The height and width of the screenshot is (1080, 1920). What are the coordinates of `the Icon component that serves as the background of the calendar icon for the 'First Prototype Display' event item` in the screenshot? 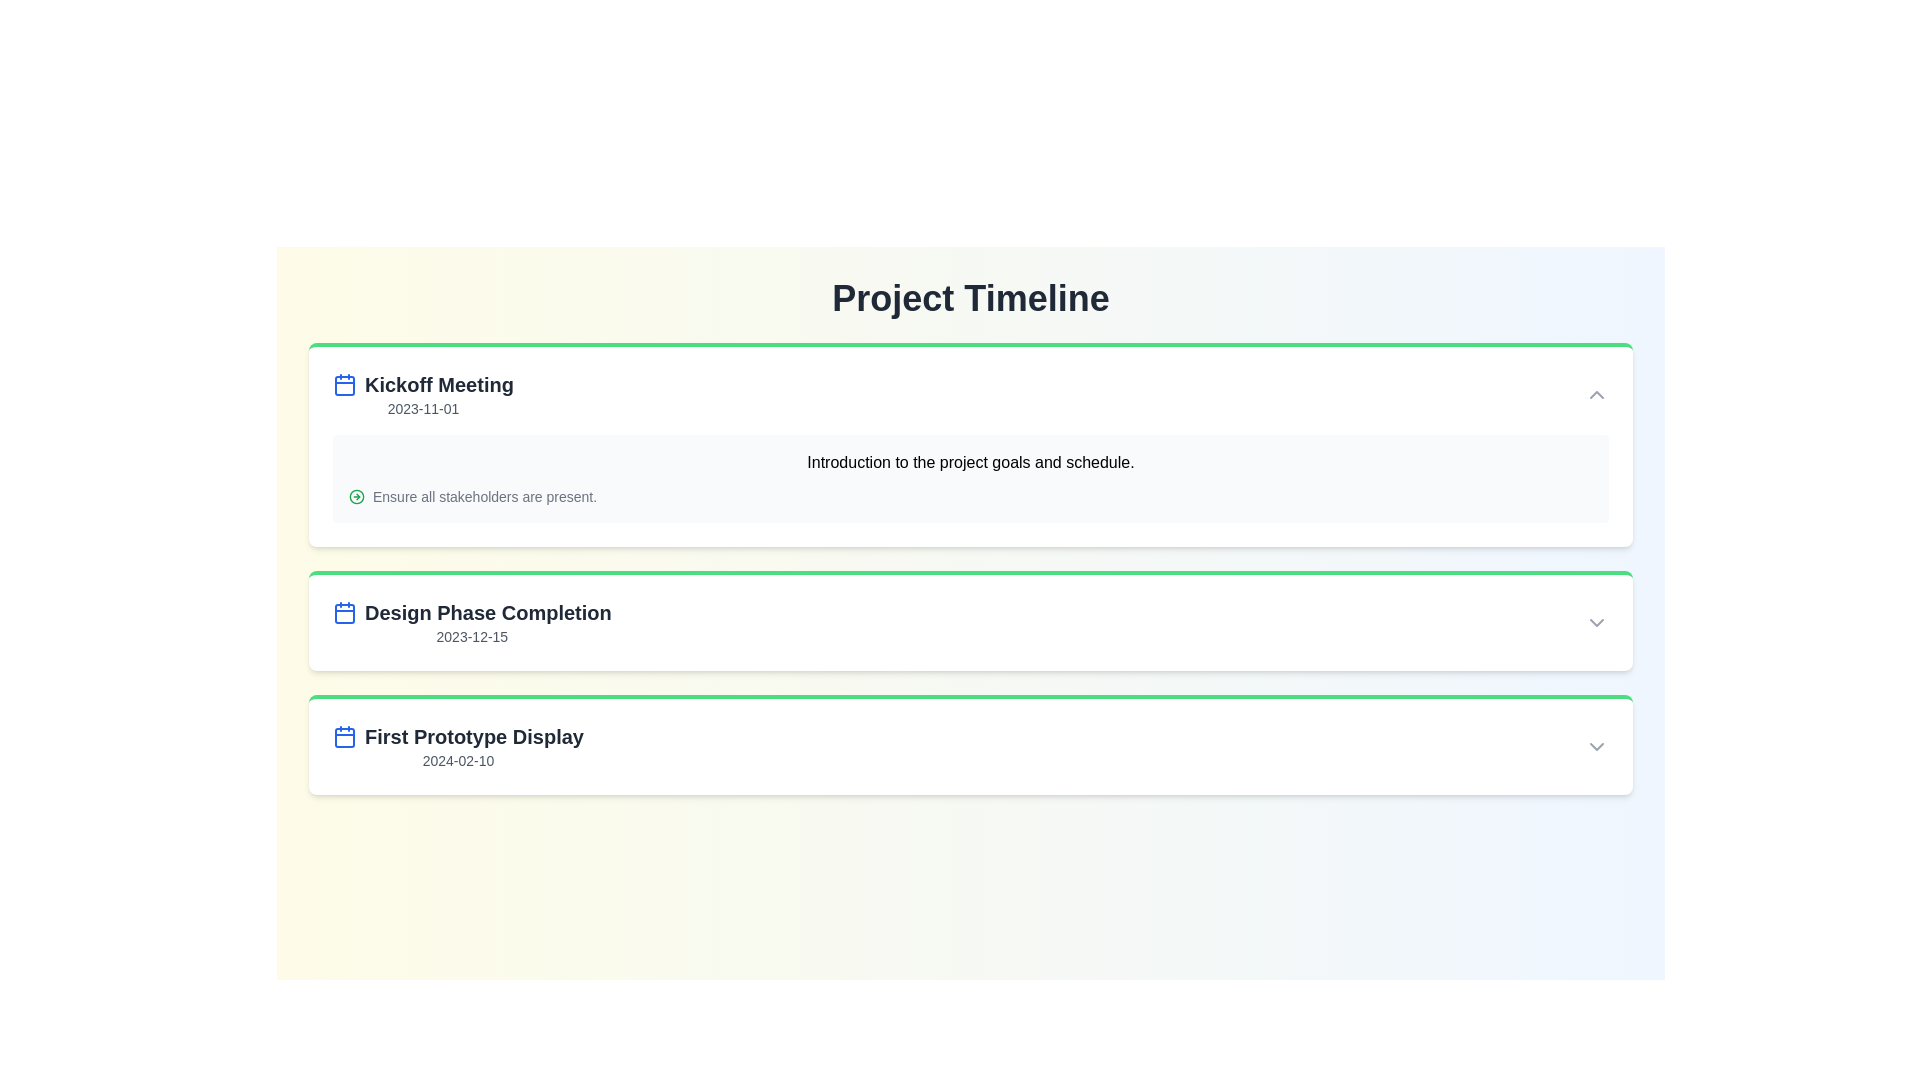 It's located at (345, 737).